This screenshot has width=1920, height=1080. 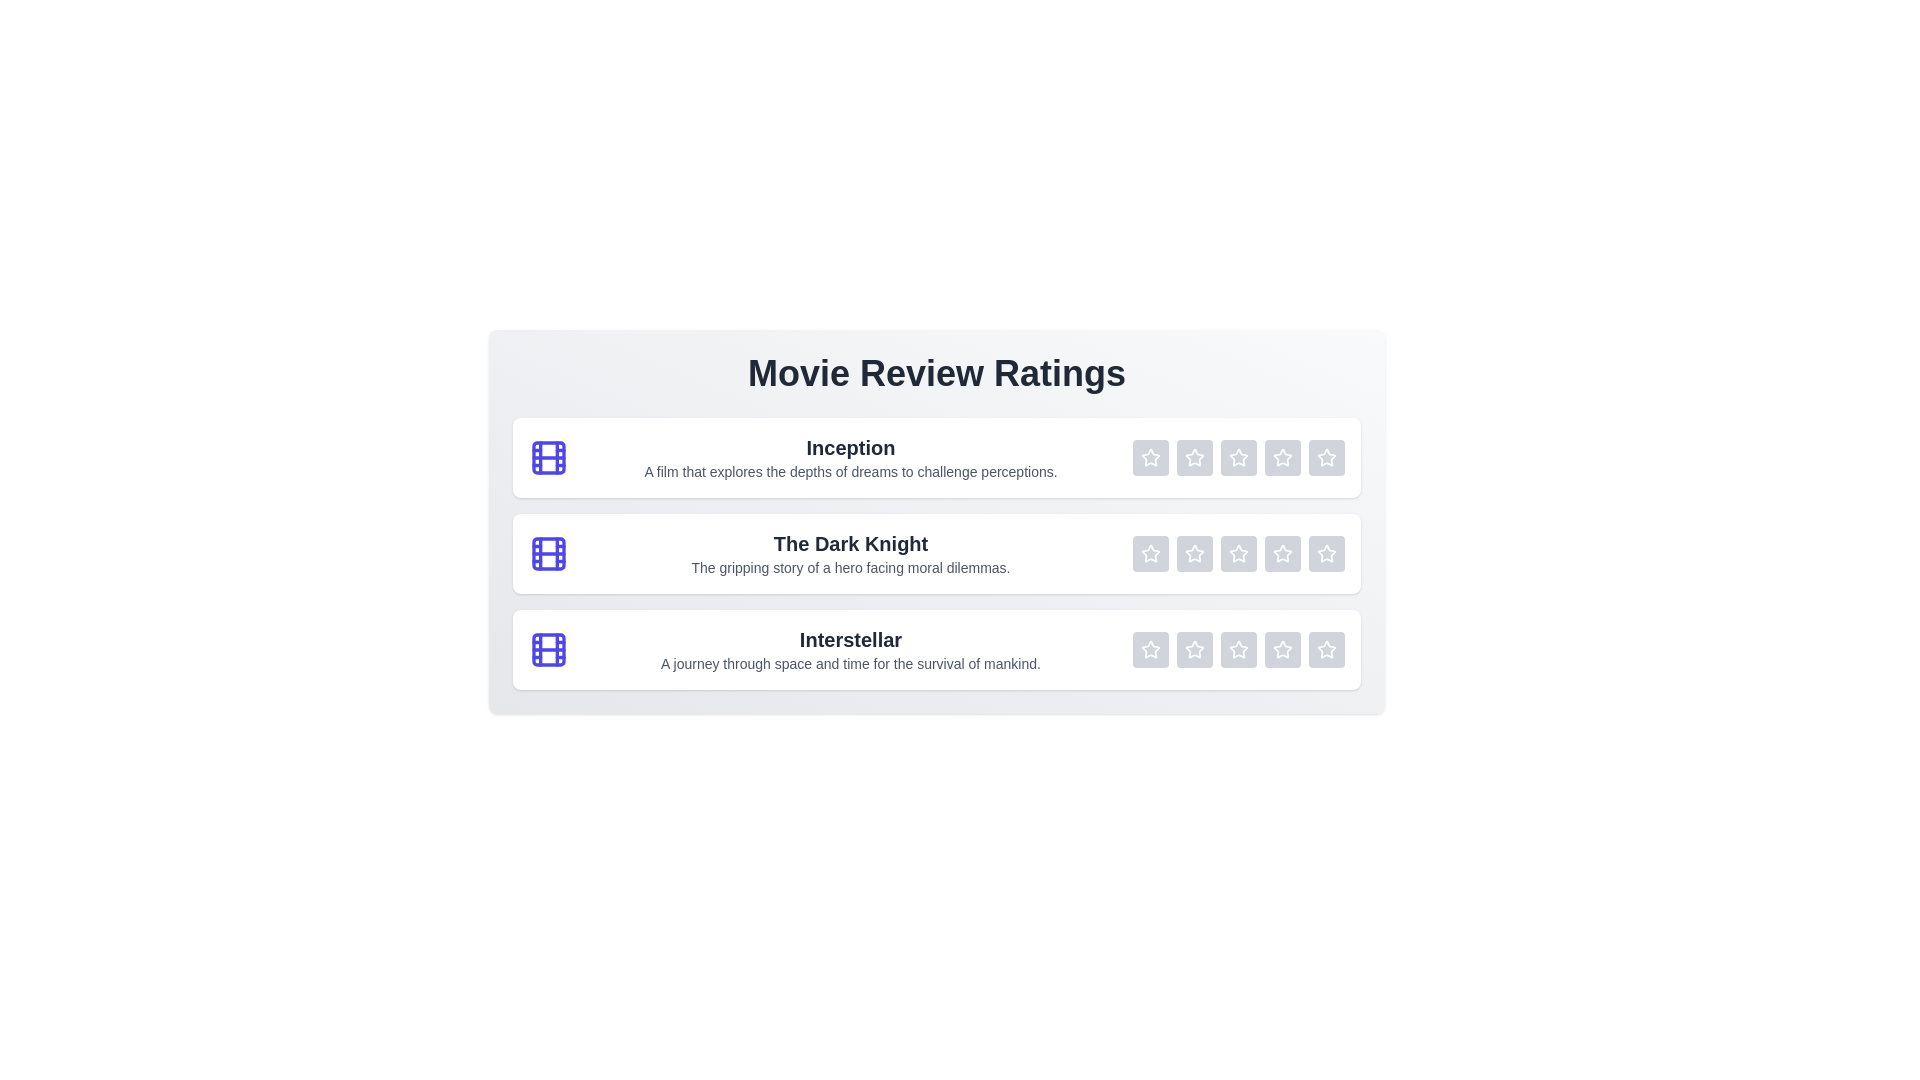 I want to click on the rating of a movie to 5 stars by clicking the corresponding star, so click(x=1326, y=458).